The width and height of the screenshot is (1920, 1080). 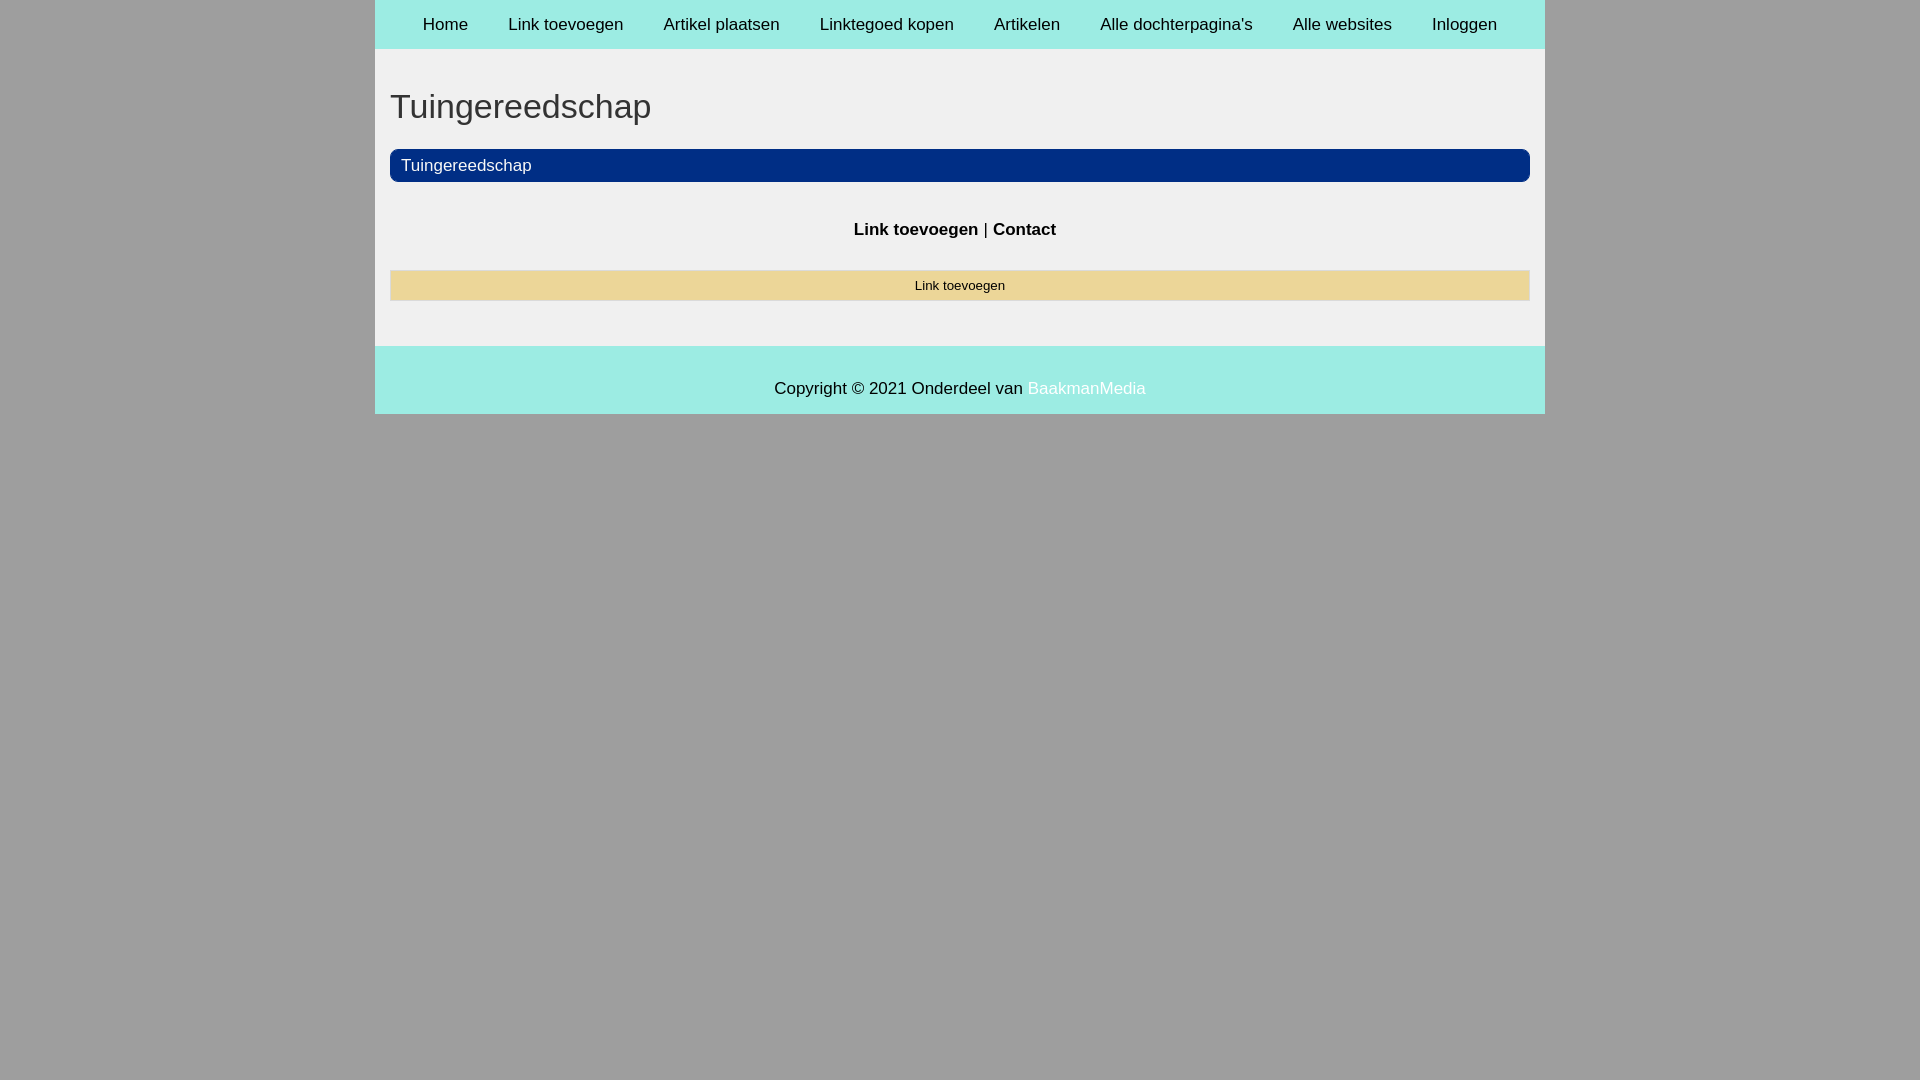 What do you see at coordinates (886, 24) in the screenshot?
I see `'Linktegoed kopen'` at bounding box center [886, 24].